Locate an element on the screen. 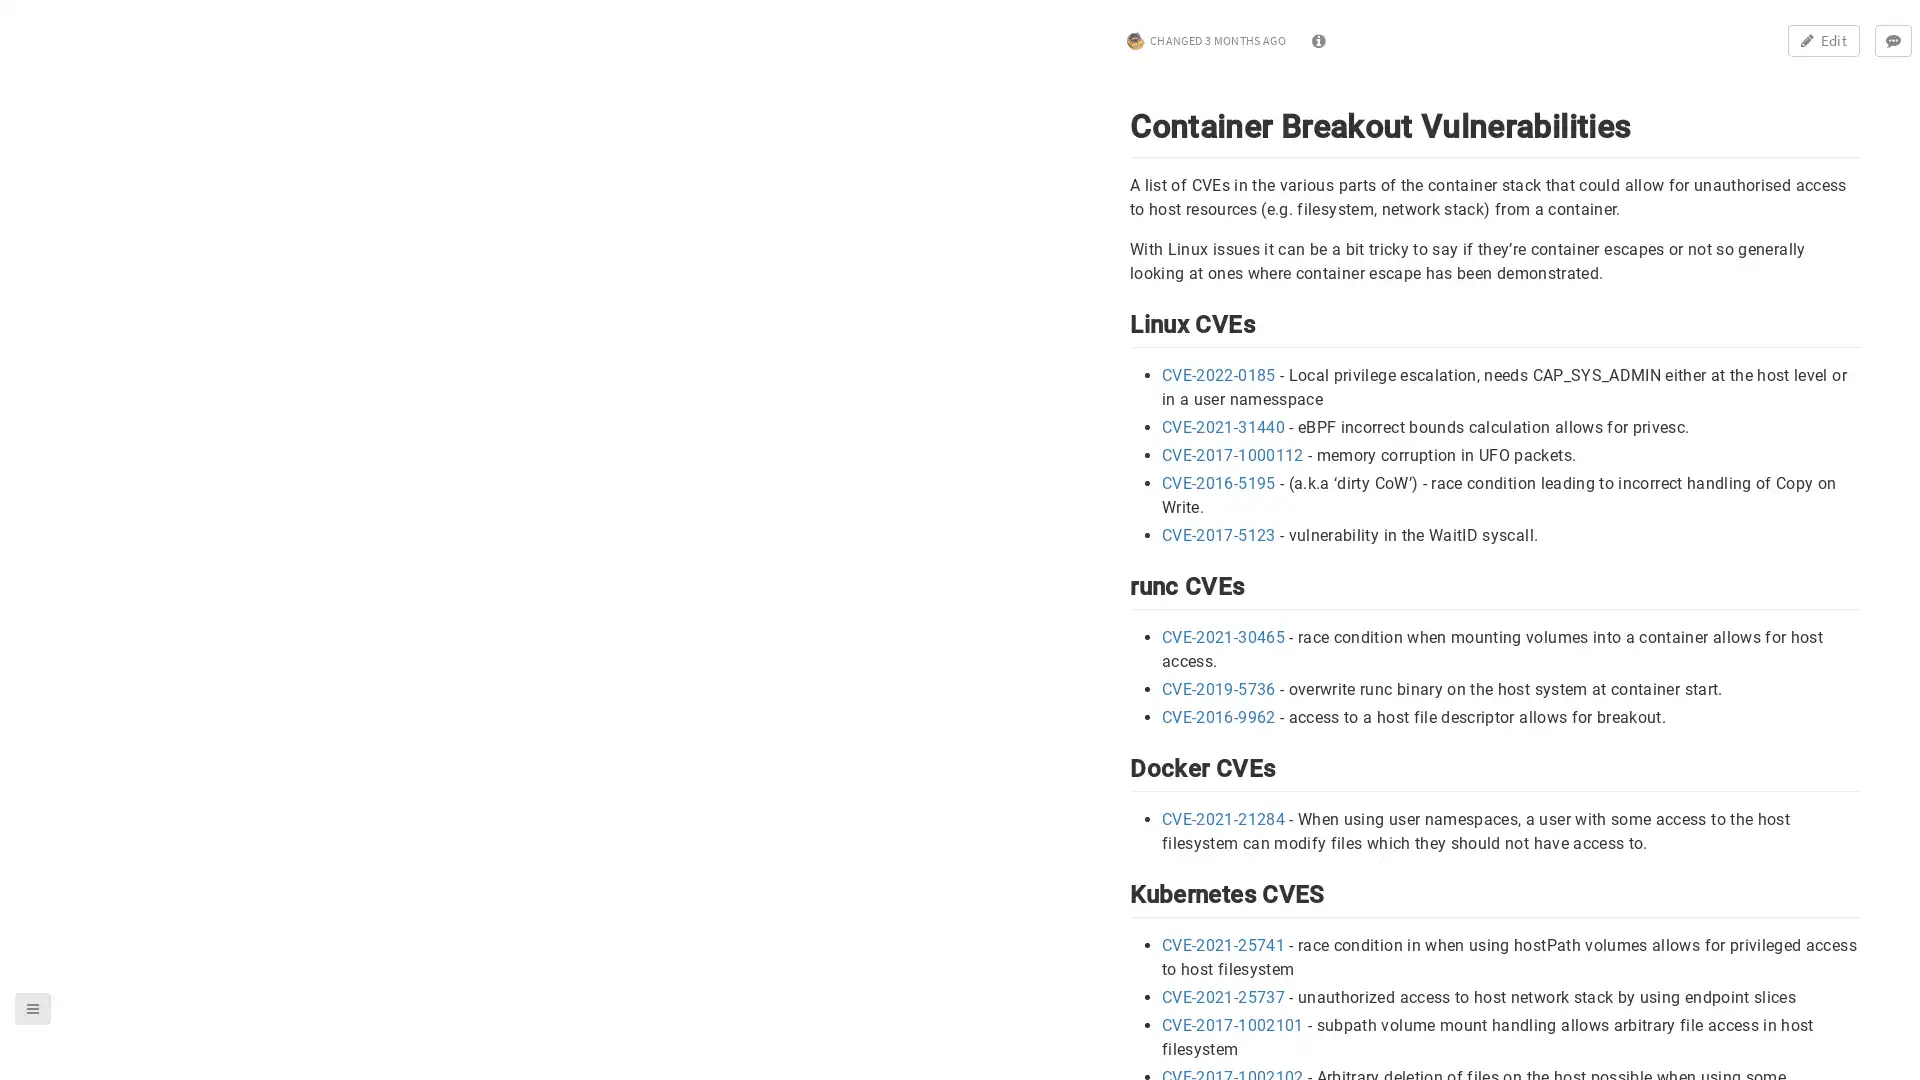  0 comments is located at coordinates (1397, 41).